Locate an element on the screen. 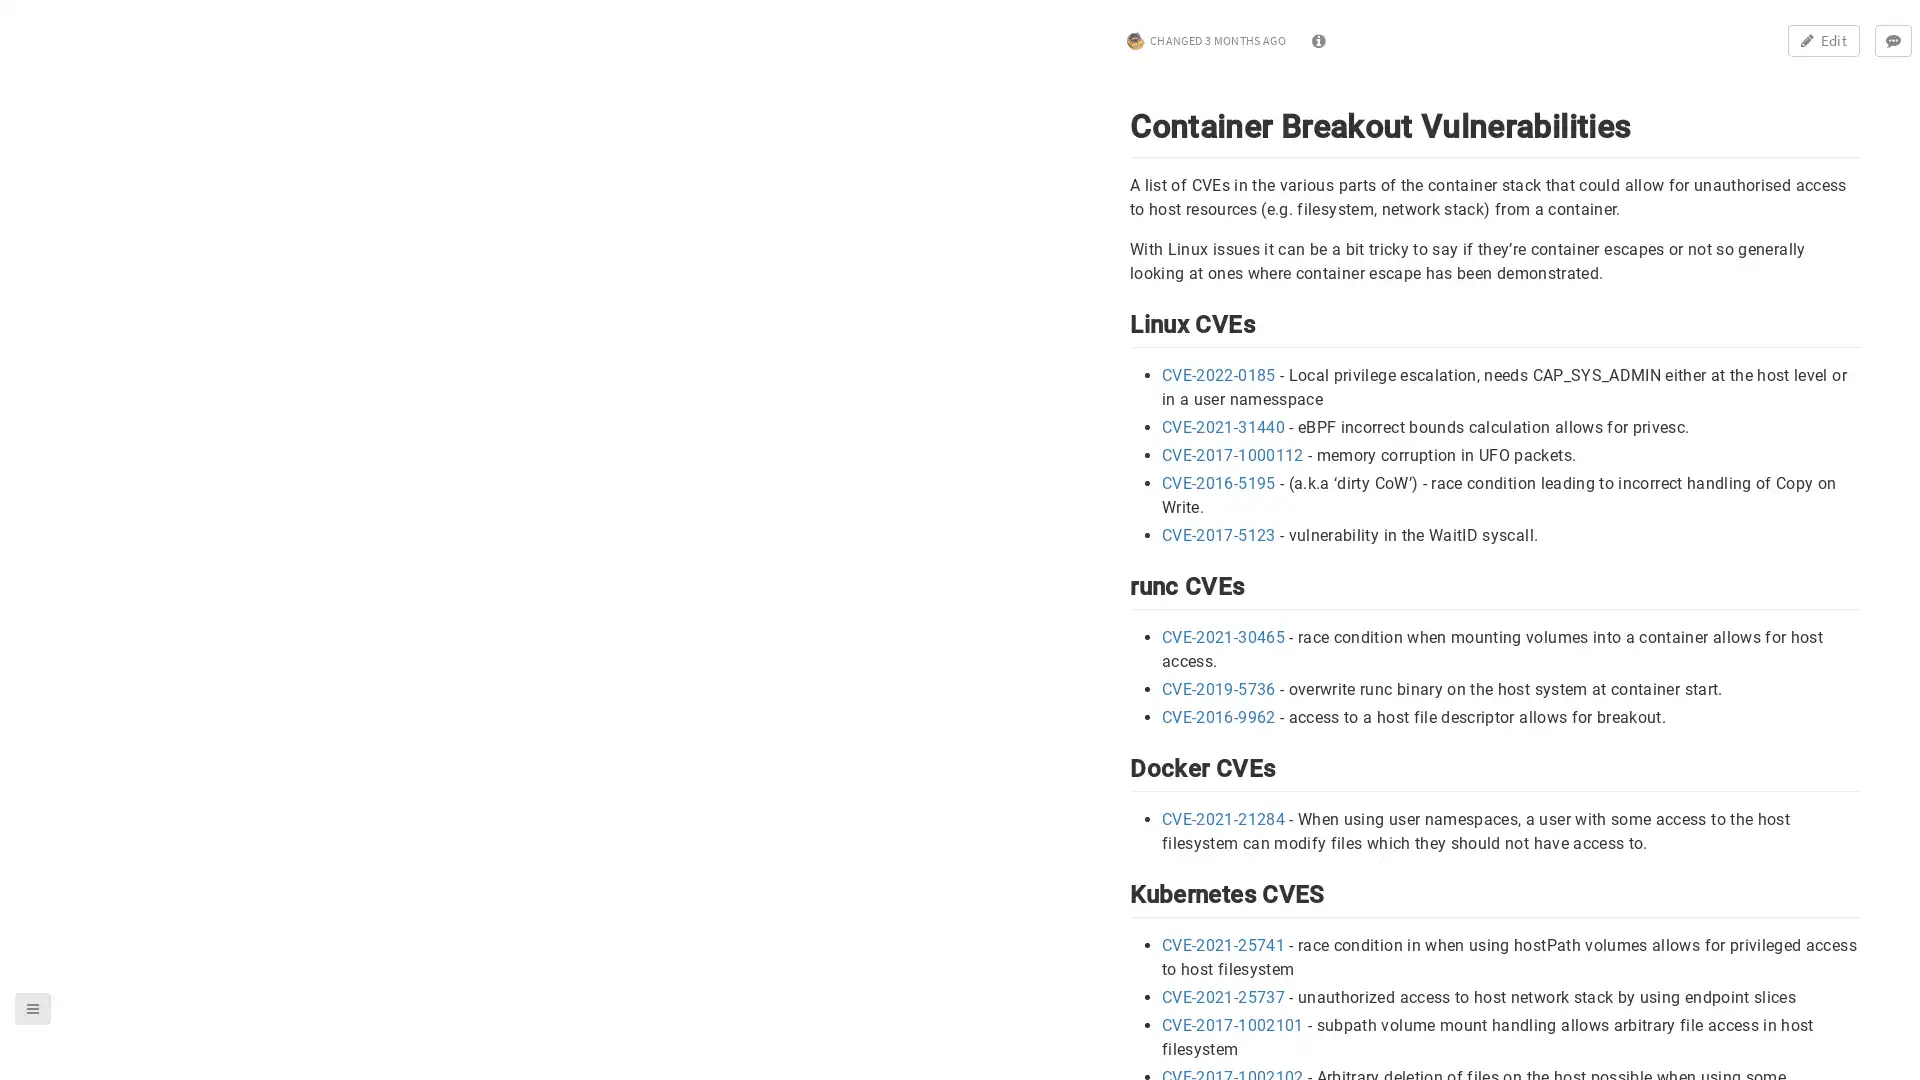  0 comments is located at coordinates (1397, 41).